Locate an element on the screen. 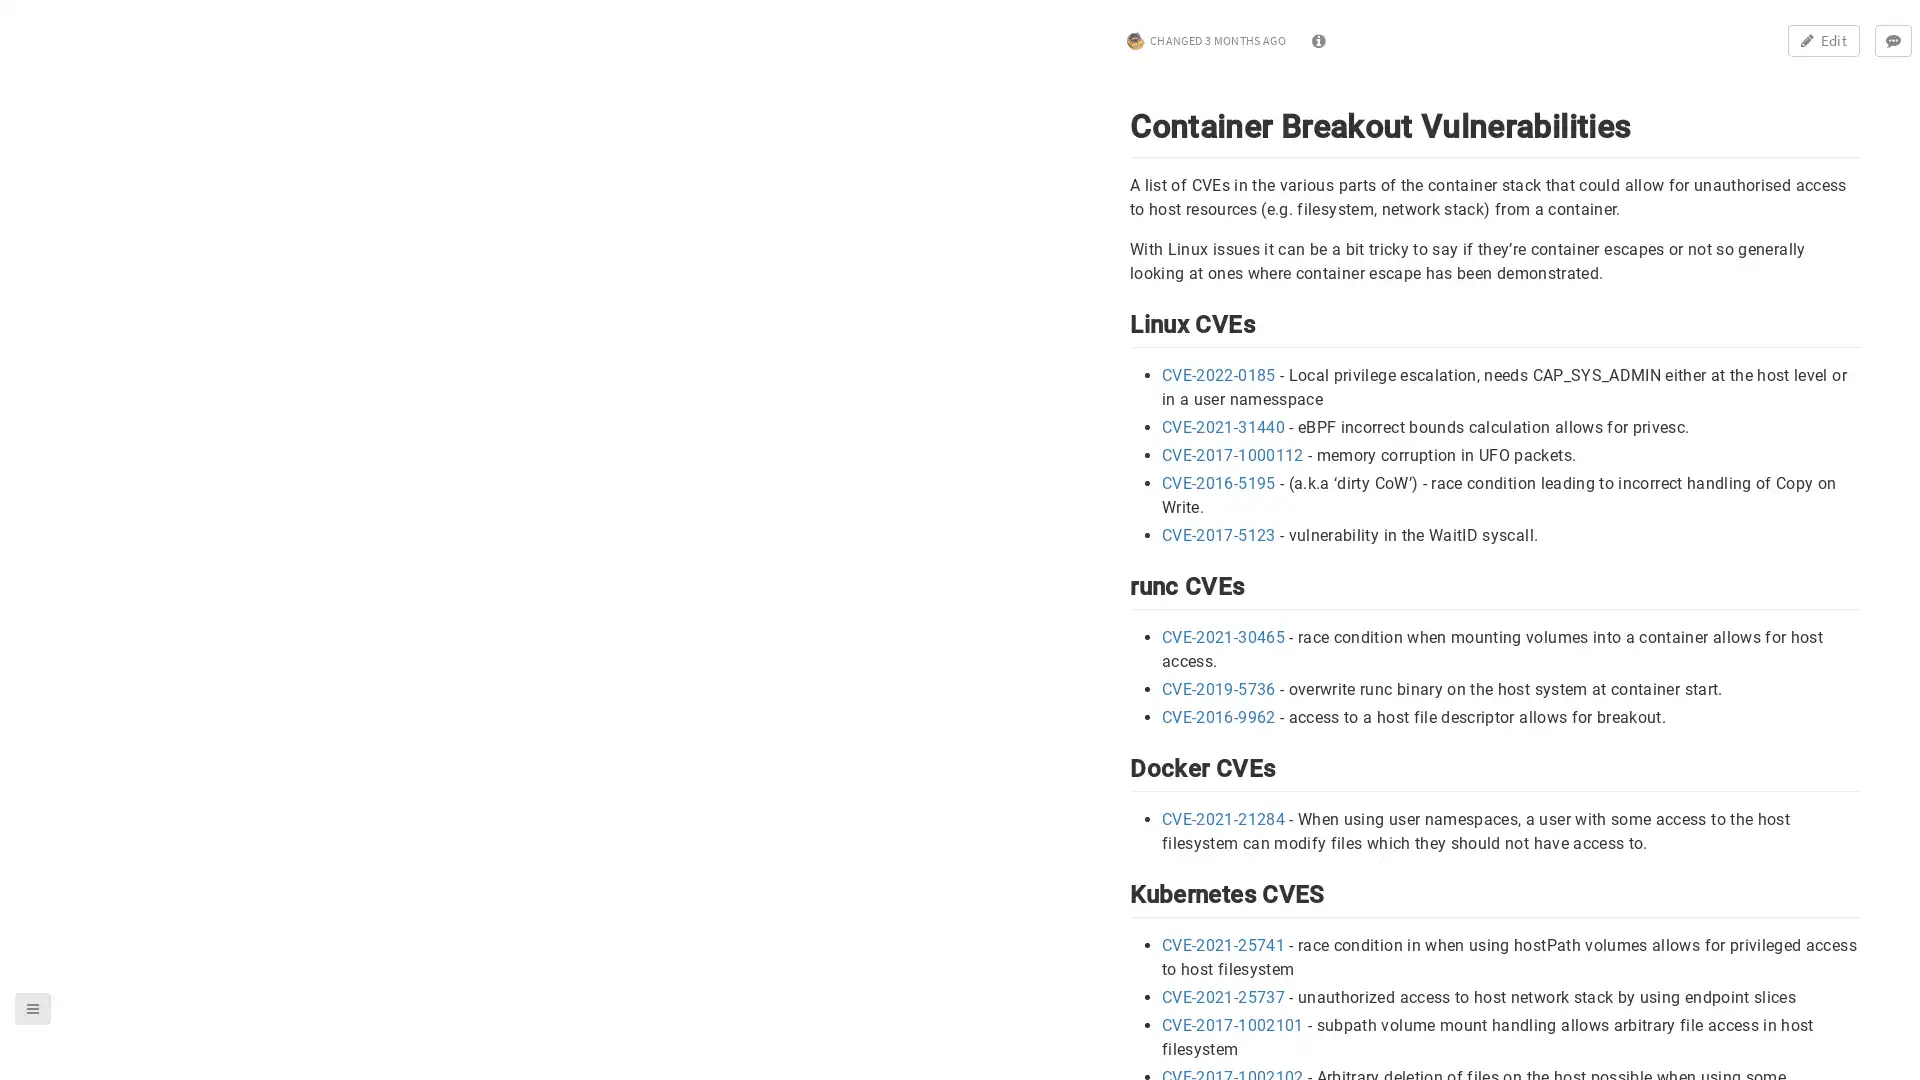  0 comments is located at coordinates (1397, 41).